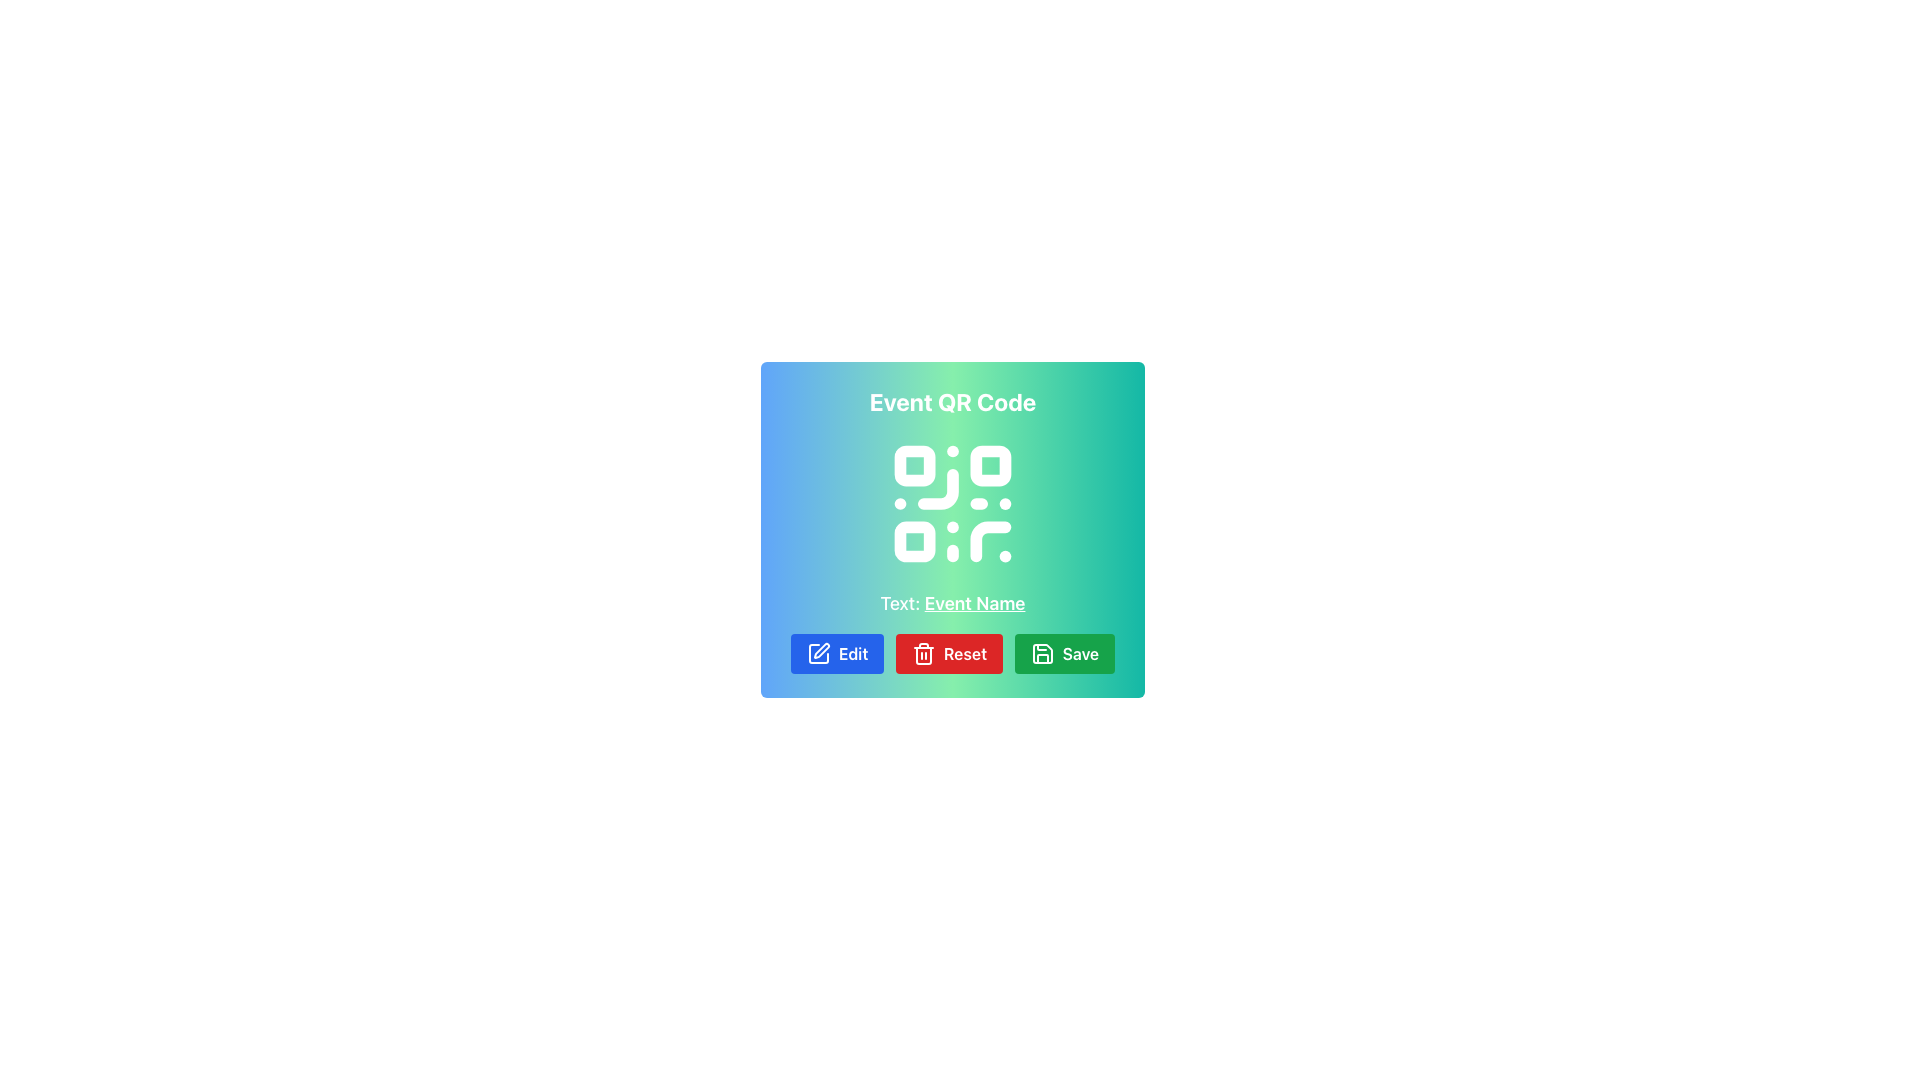 Image resolution: width=1920 pixels, height=1080 pixels. Describe the element at coordinates (1041, 654) in the screenshot. I see `the small green icon resembling a disk or save symbol inside the green 'Save' button located at the bottom-right corner of the interface` at that location.